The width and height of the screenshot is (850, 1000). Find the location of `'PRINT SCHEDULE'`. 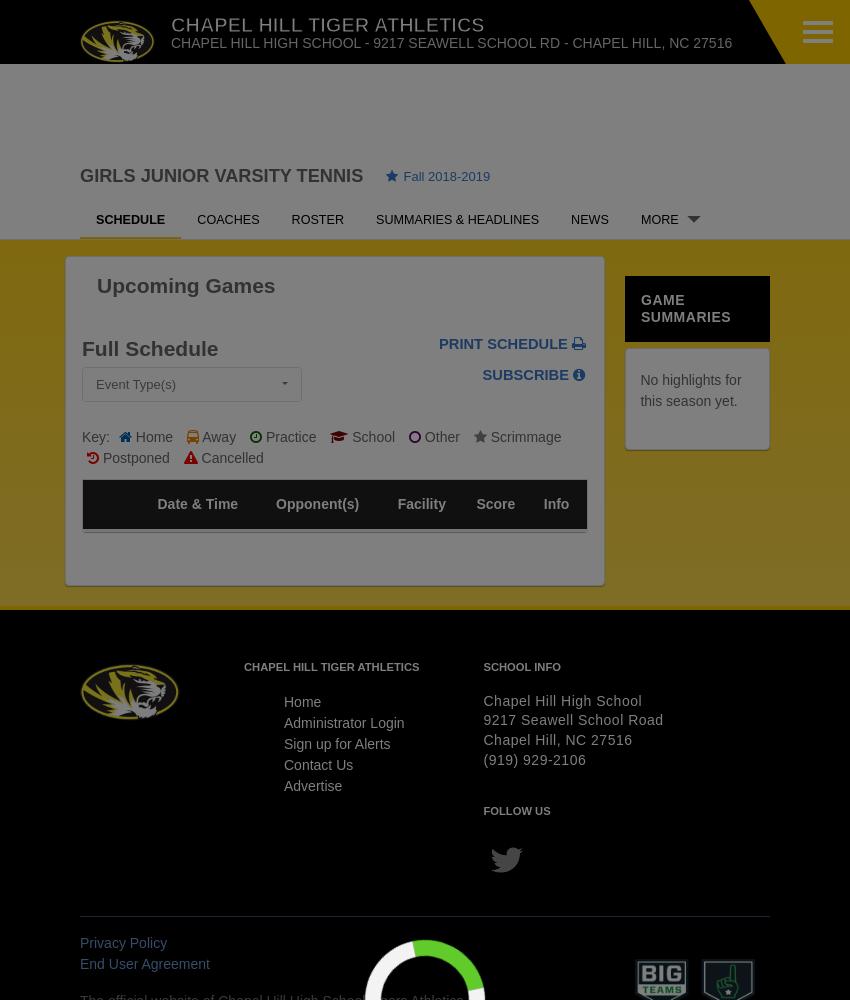

'PRINT SCHEDULE' is located at coordinates (437, 342).